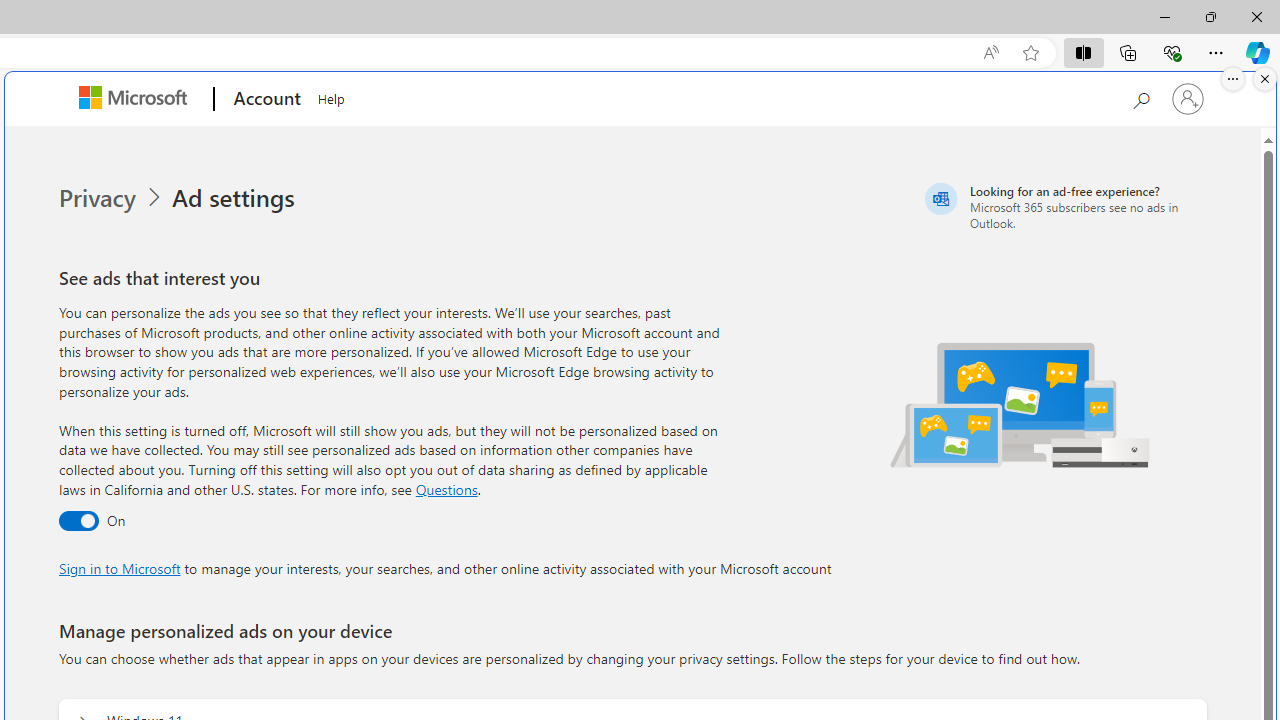 This screenshot has height=720, width=1280. Describe the element at coordinates (445, 488) in the screenshot. I see `'Go to Questions section'` at that location.